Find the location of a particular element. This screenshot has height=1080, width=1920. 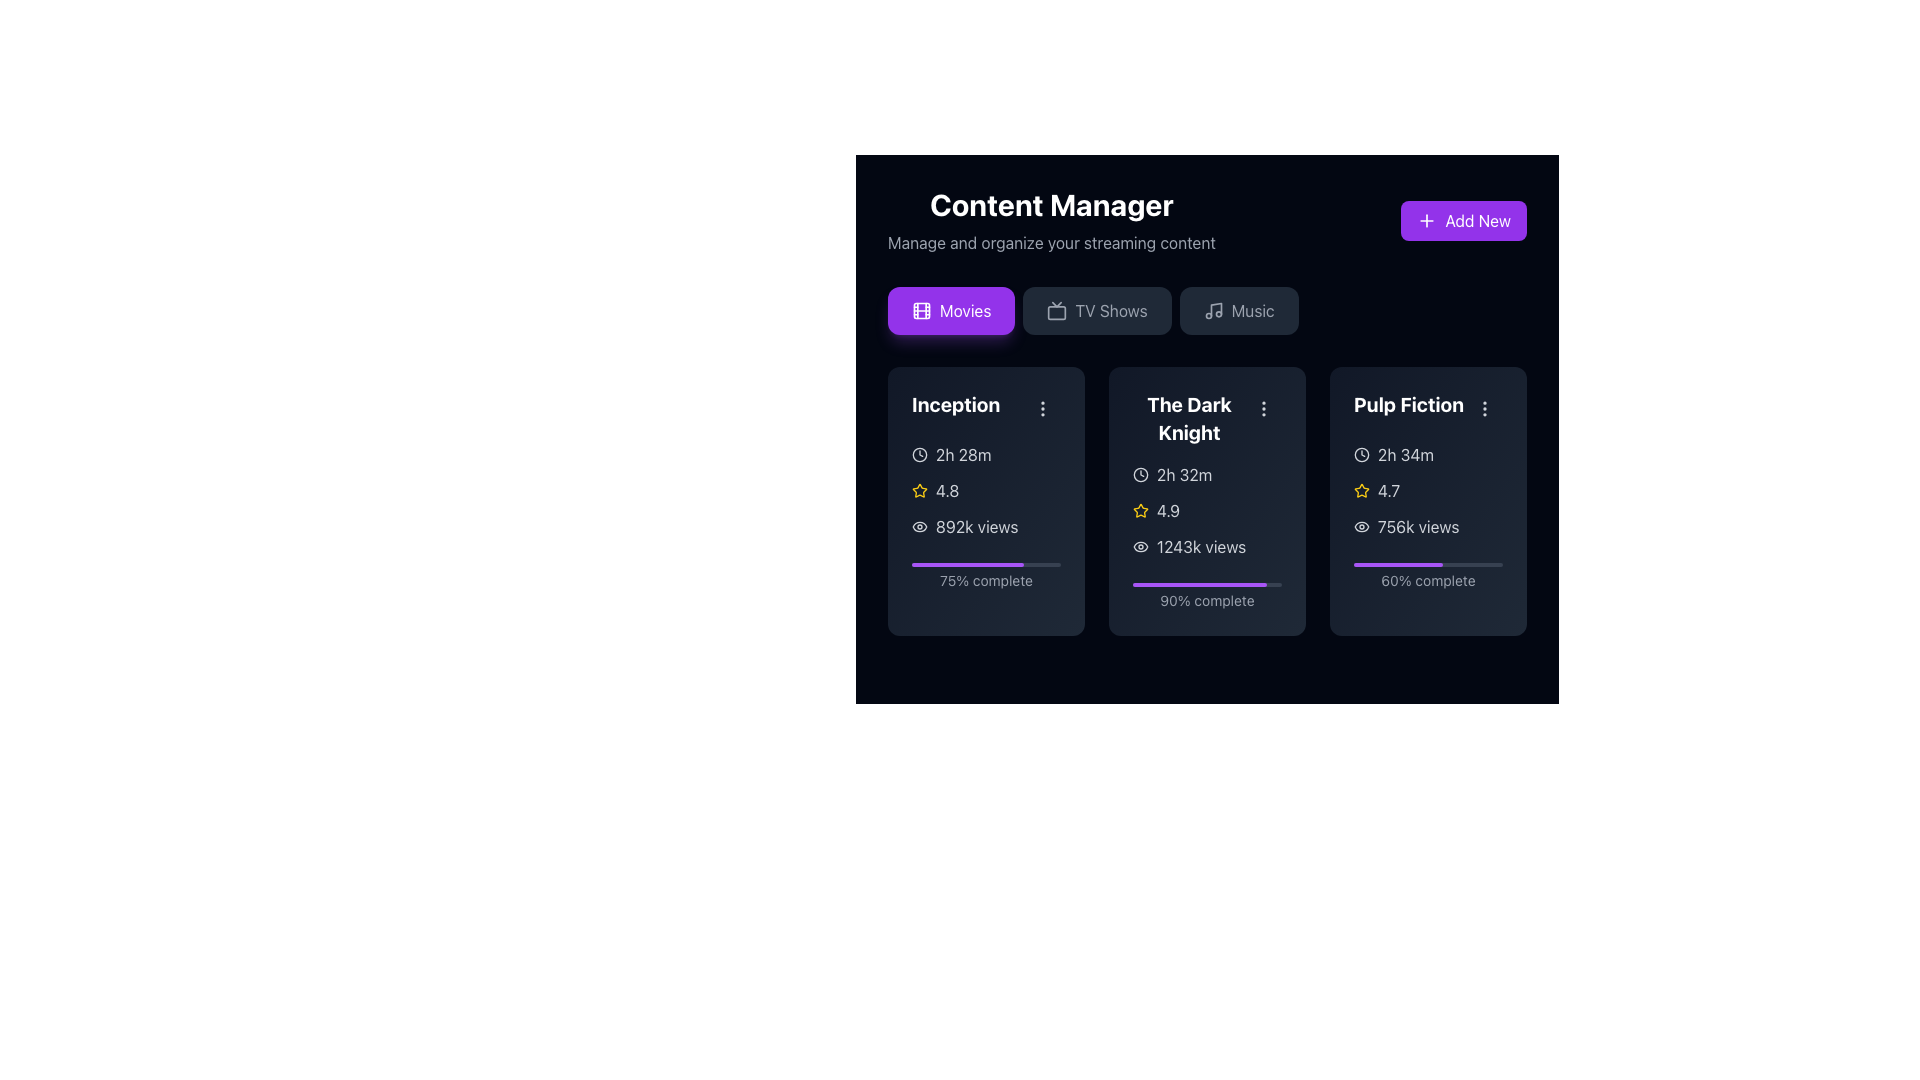

the rating score displayed in the Text Label for the movie 'Pulp Fiction', which is positioned above the '756k views' text content and follows a yellow star icon is located at coordinates (1388, 490).